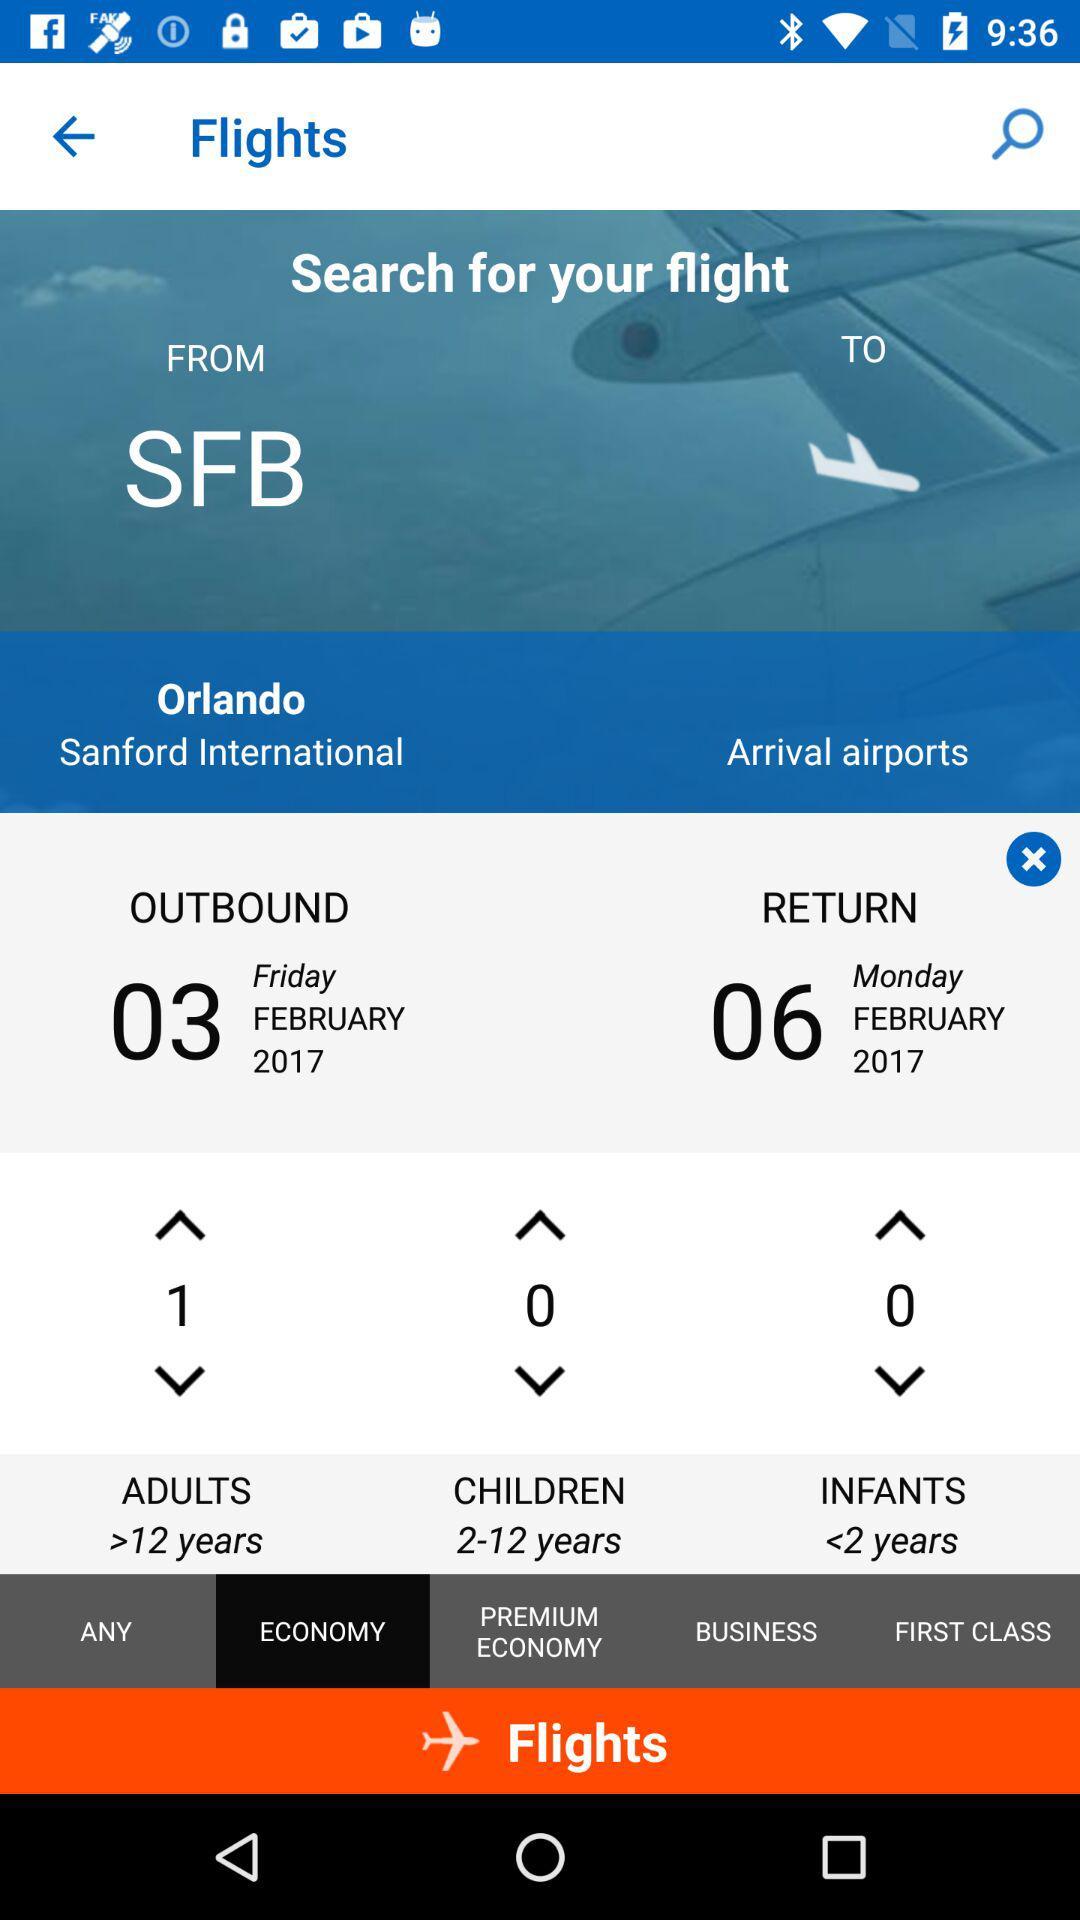 This screenshot has height=1920, width=1080. Describe the element at coordinates (540, 1380) in the screenshot. I see `the sliders icon` at that location.